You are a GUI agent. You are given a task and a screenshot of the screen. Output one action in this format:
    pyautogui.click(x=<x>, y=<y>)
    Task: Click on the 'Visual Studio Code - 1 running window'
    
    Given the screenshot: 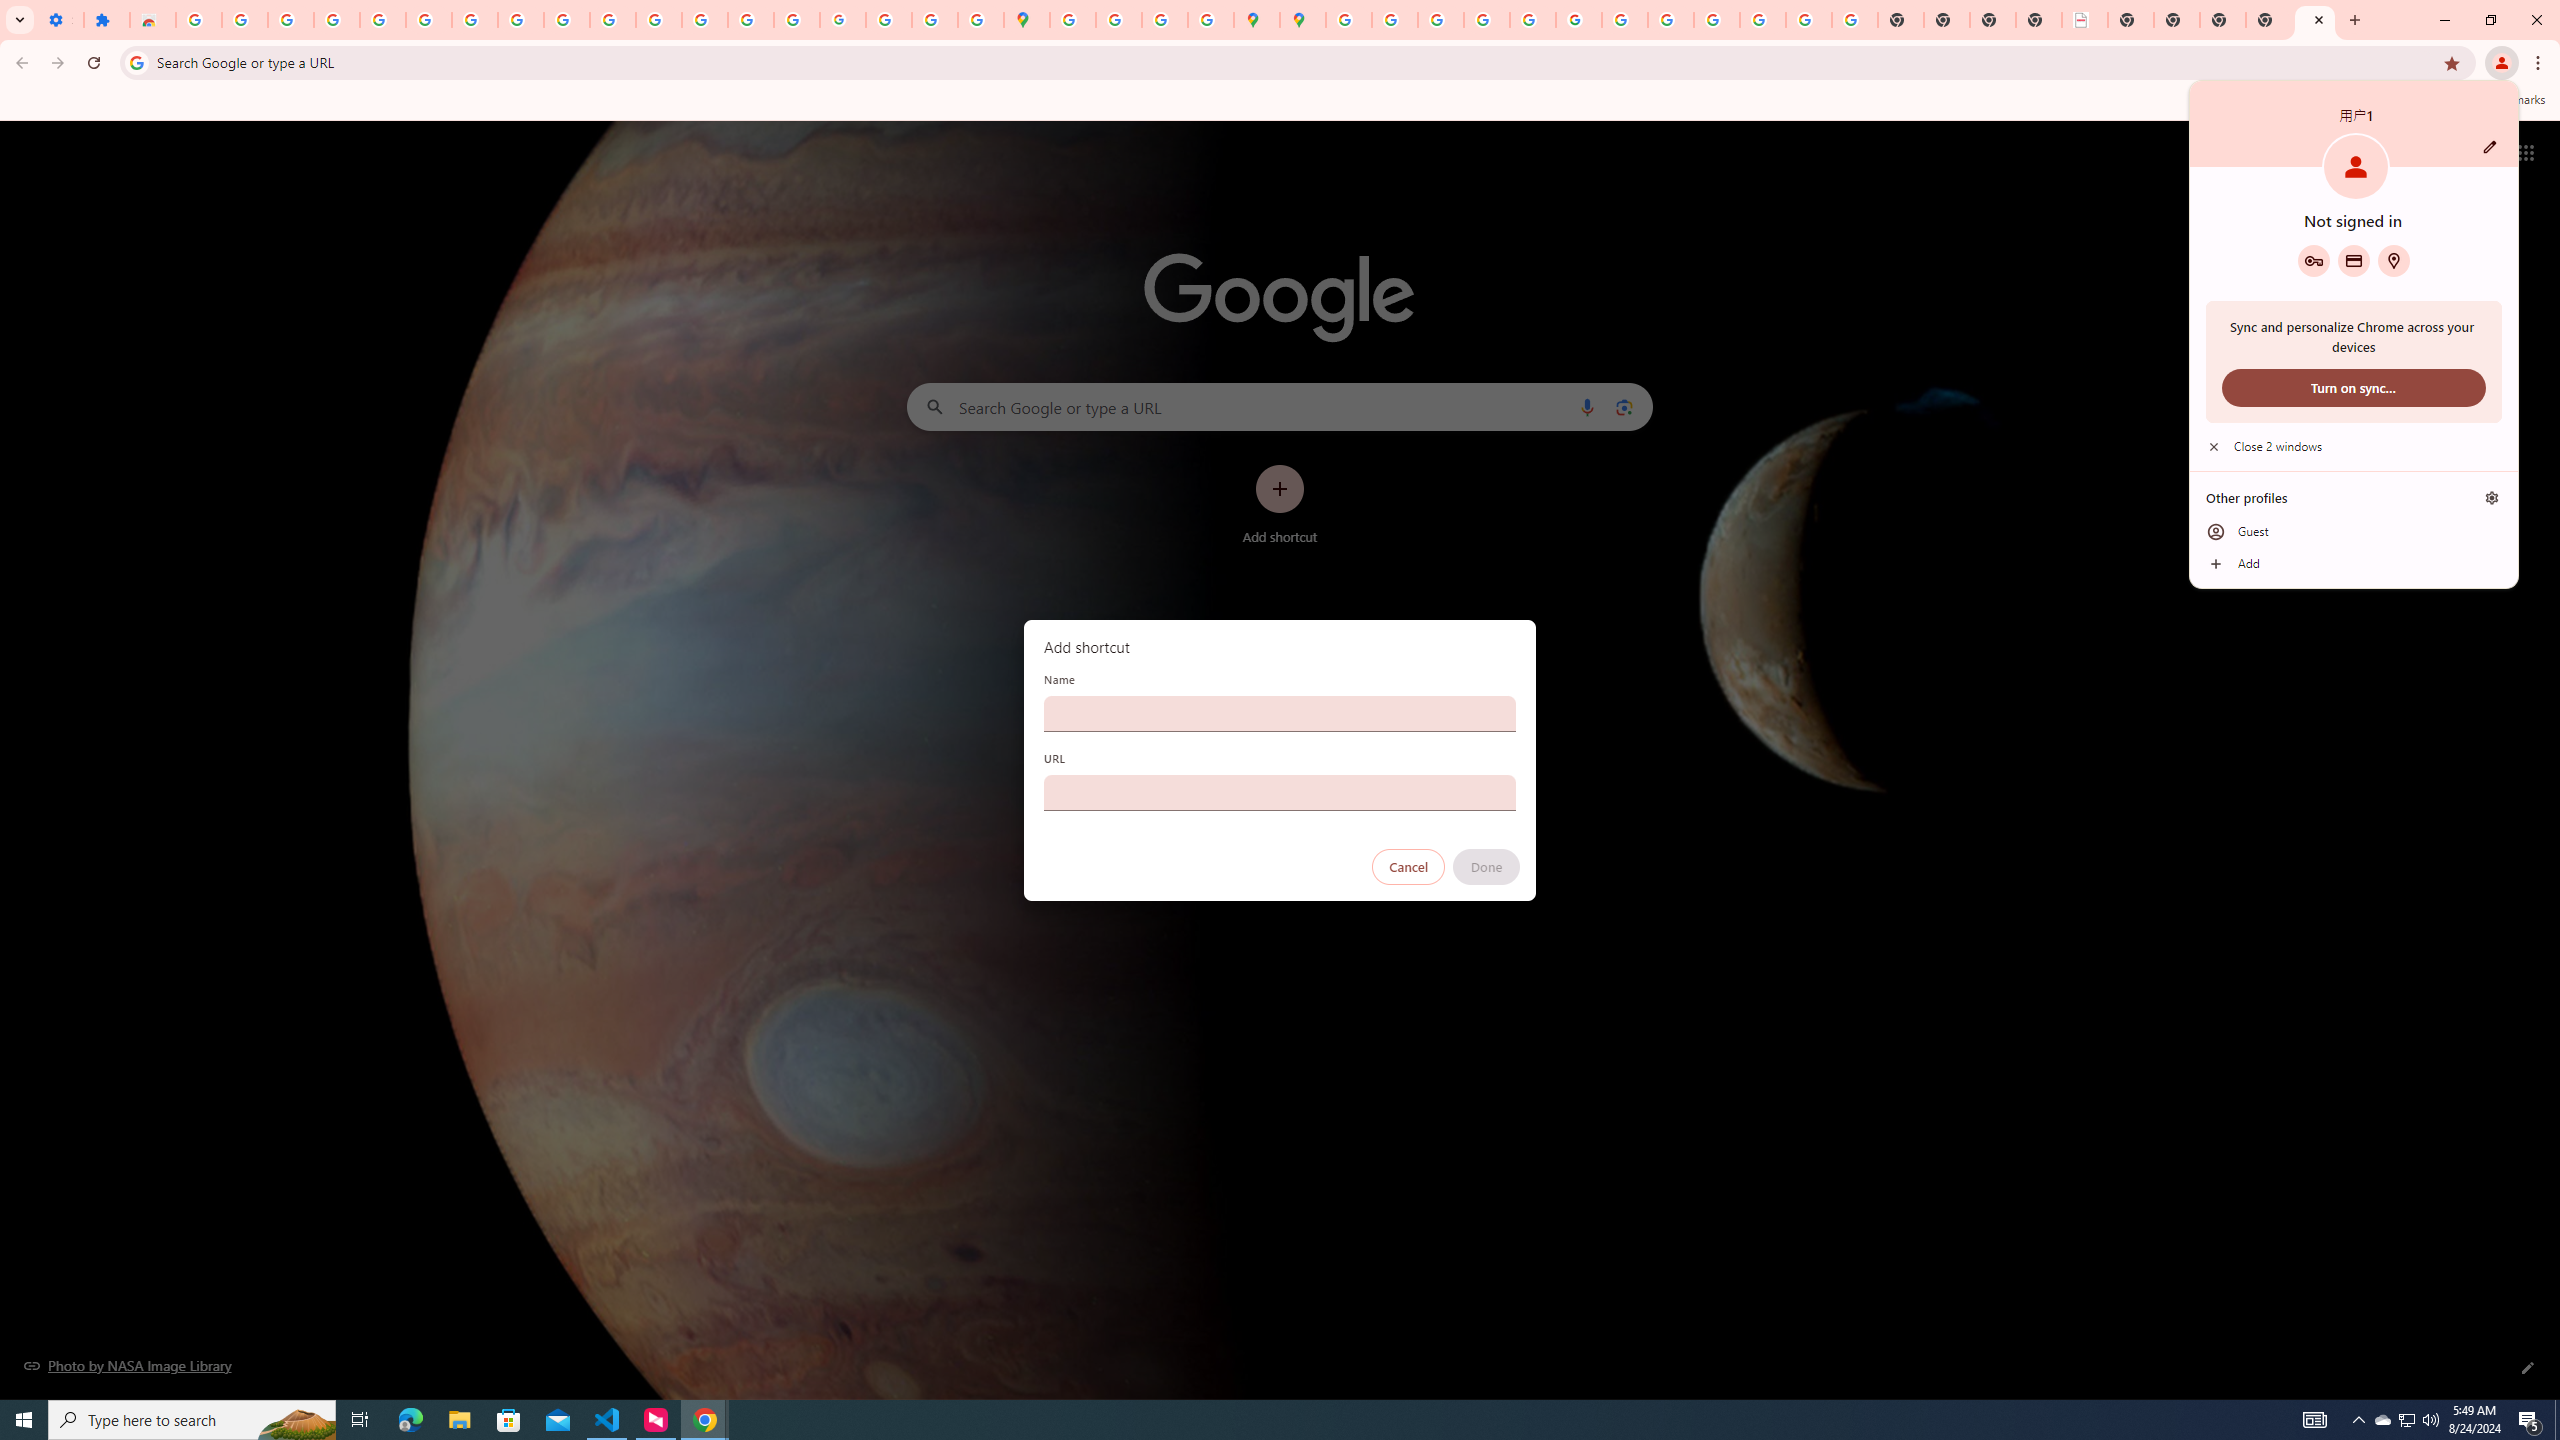 What is the action you would take?
    pyautogui.click(x=607, y=1418)
    